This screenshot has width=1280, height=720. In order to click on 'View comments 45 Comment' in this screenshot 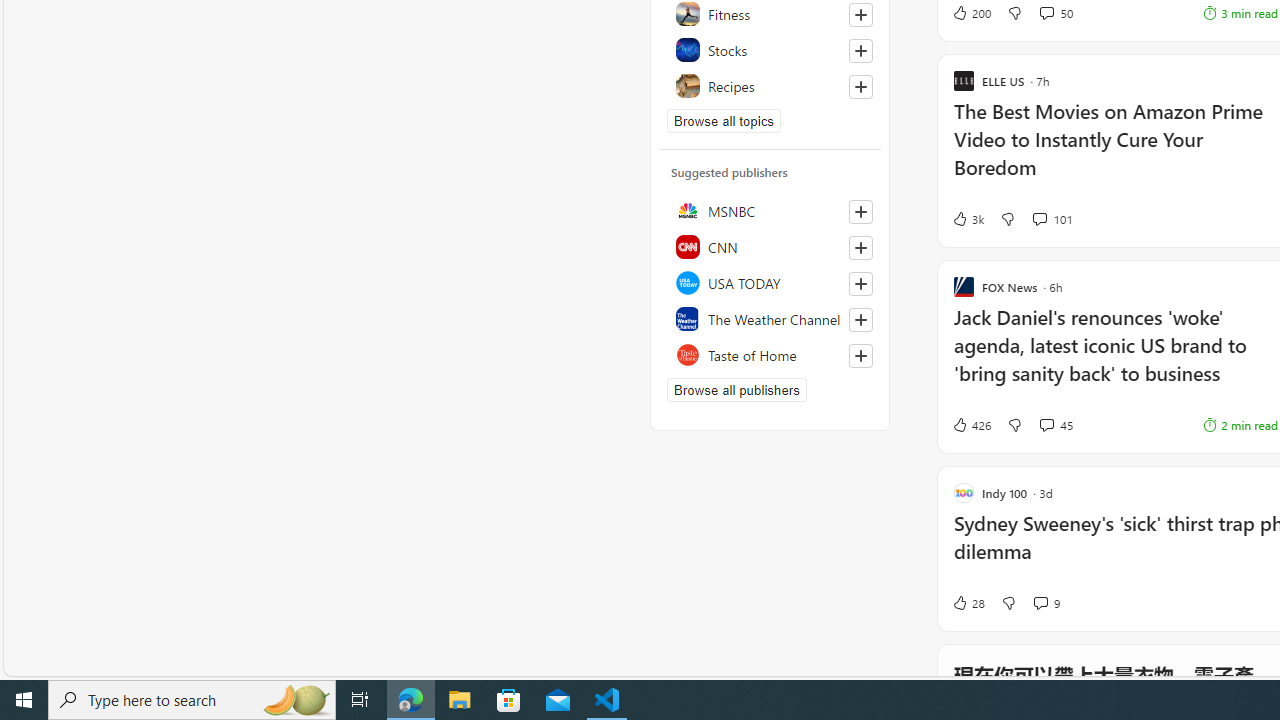, I will do `click(1055, 424)`.